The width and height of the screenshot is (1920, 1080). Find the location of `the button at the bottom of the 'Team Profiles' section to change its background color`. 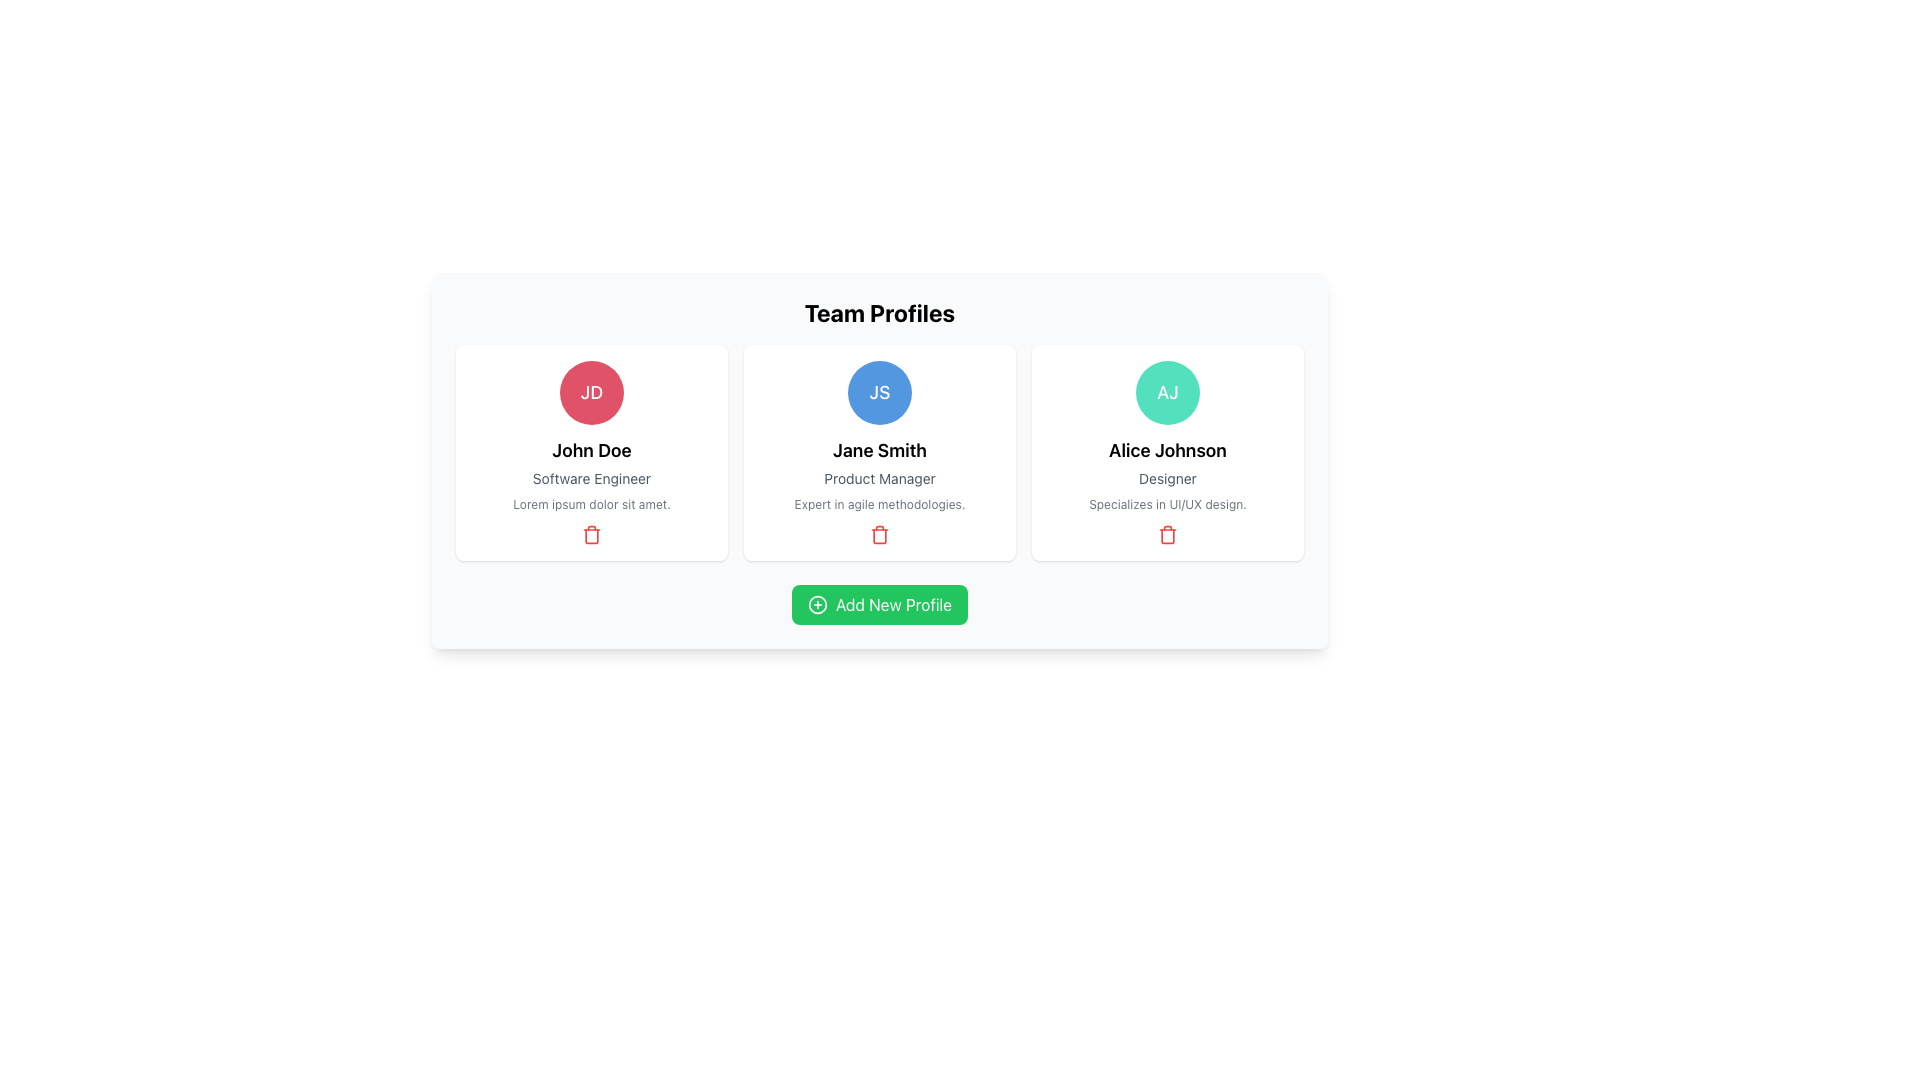

the button at the bottom of the 'Team Profiles' section to change its background color is located at coordinates (879, 604).